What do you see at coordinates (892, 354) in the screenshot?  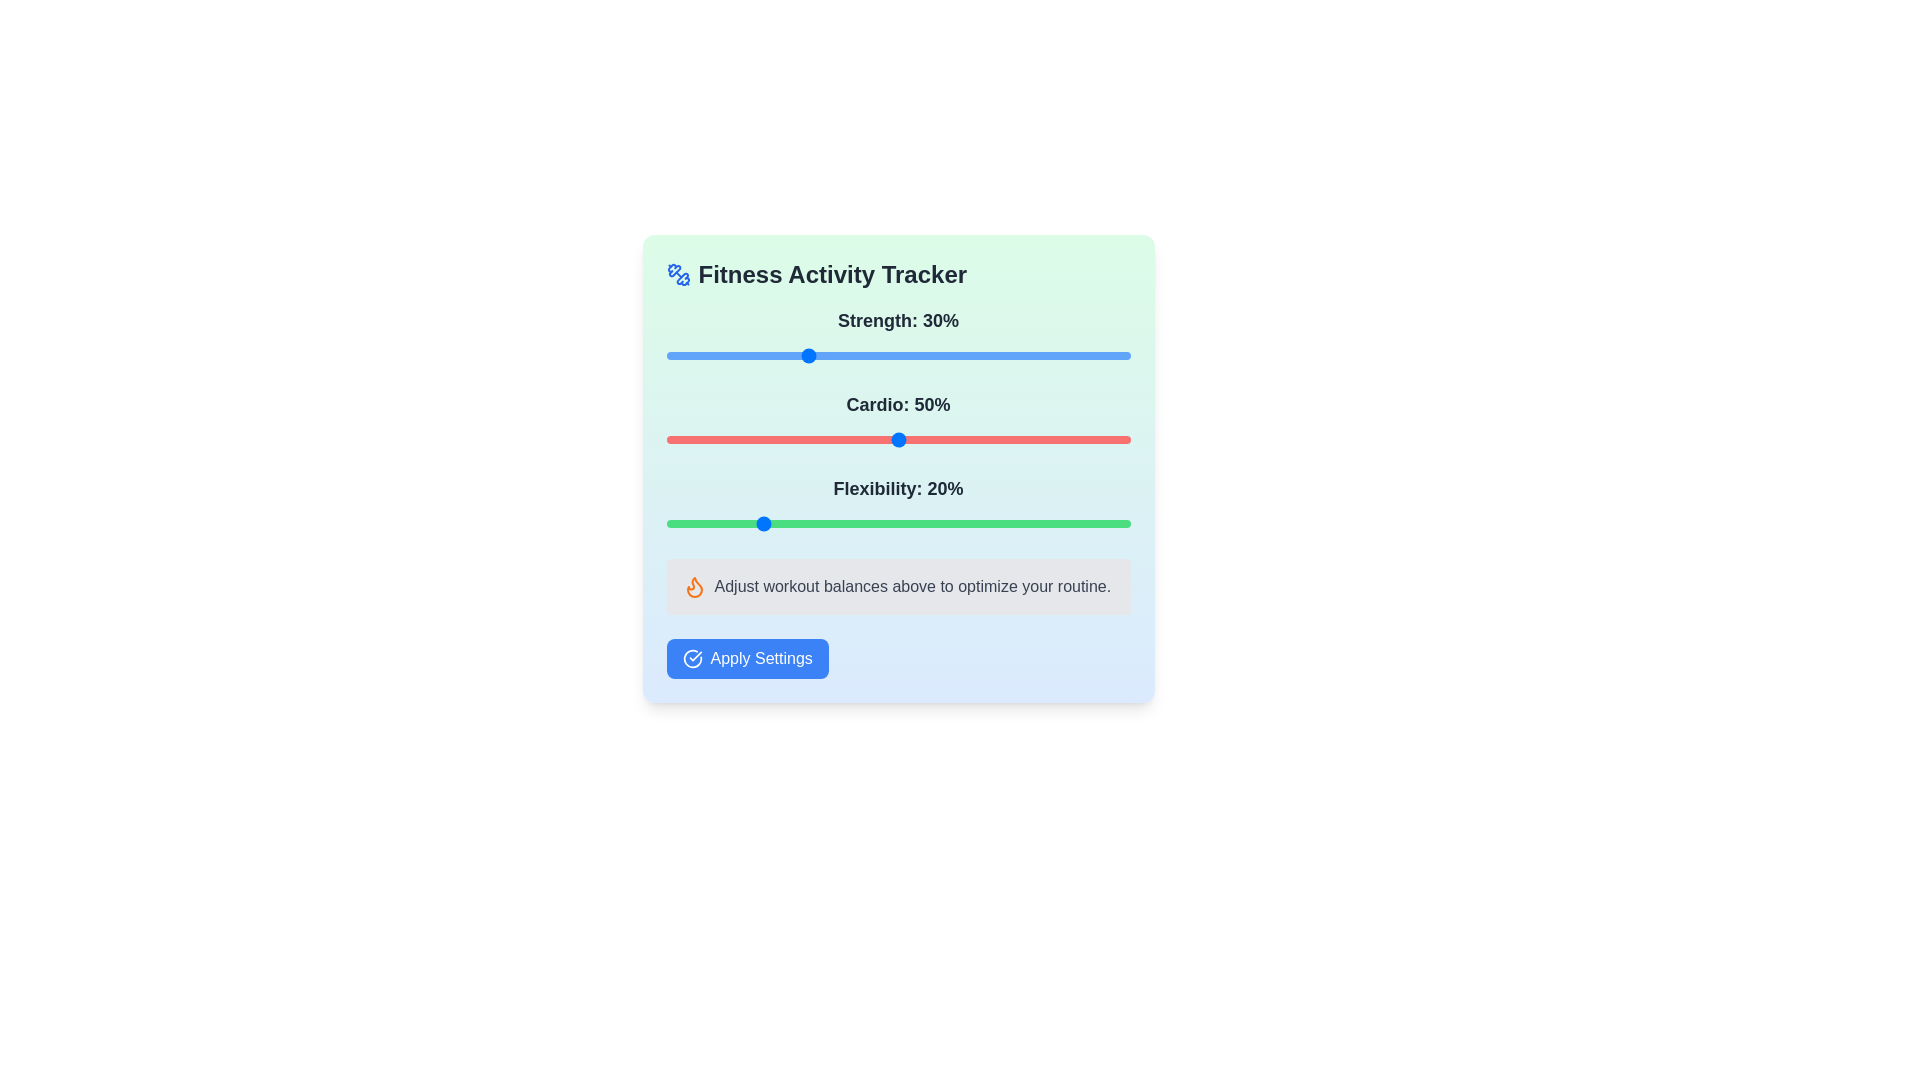 I see `the strength value` at bounding box center [892, 354].